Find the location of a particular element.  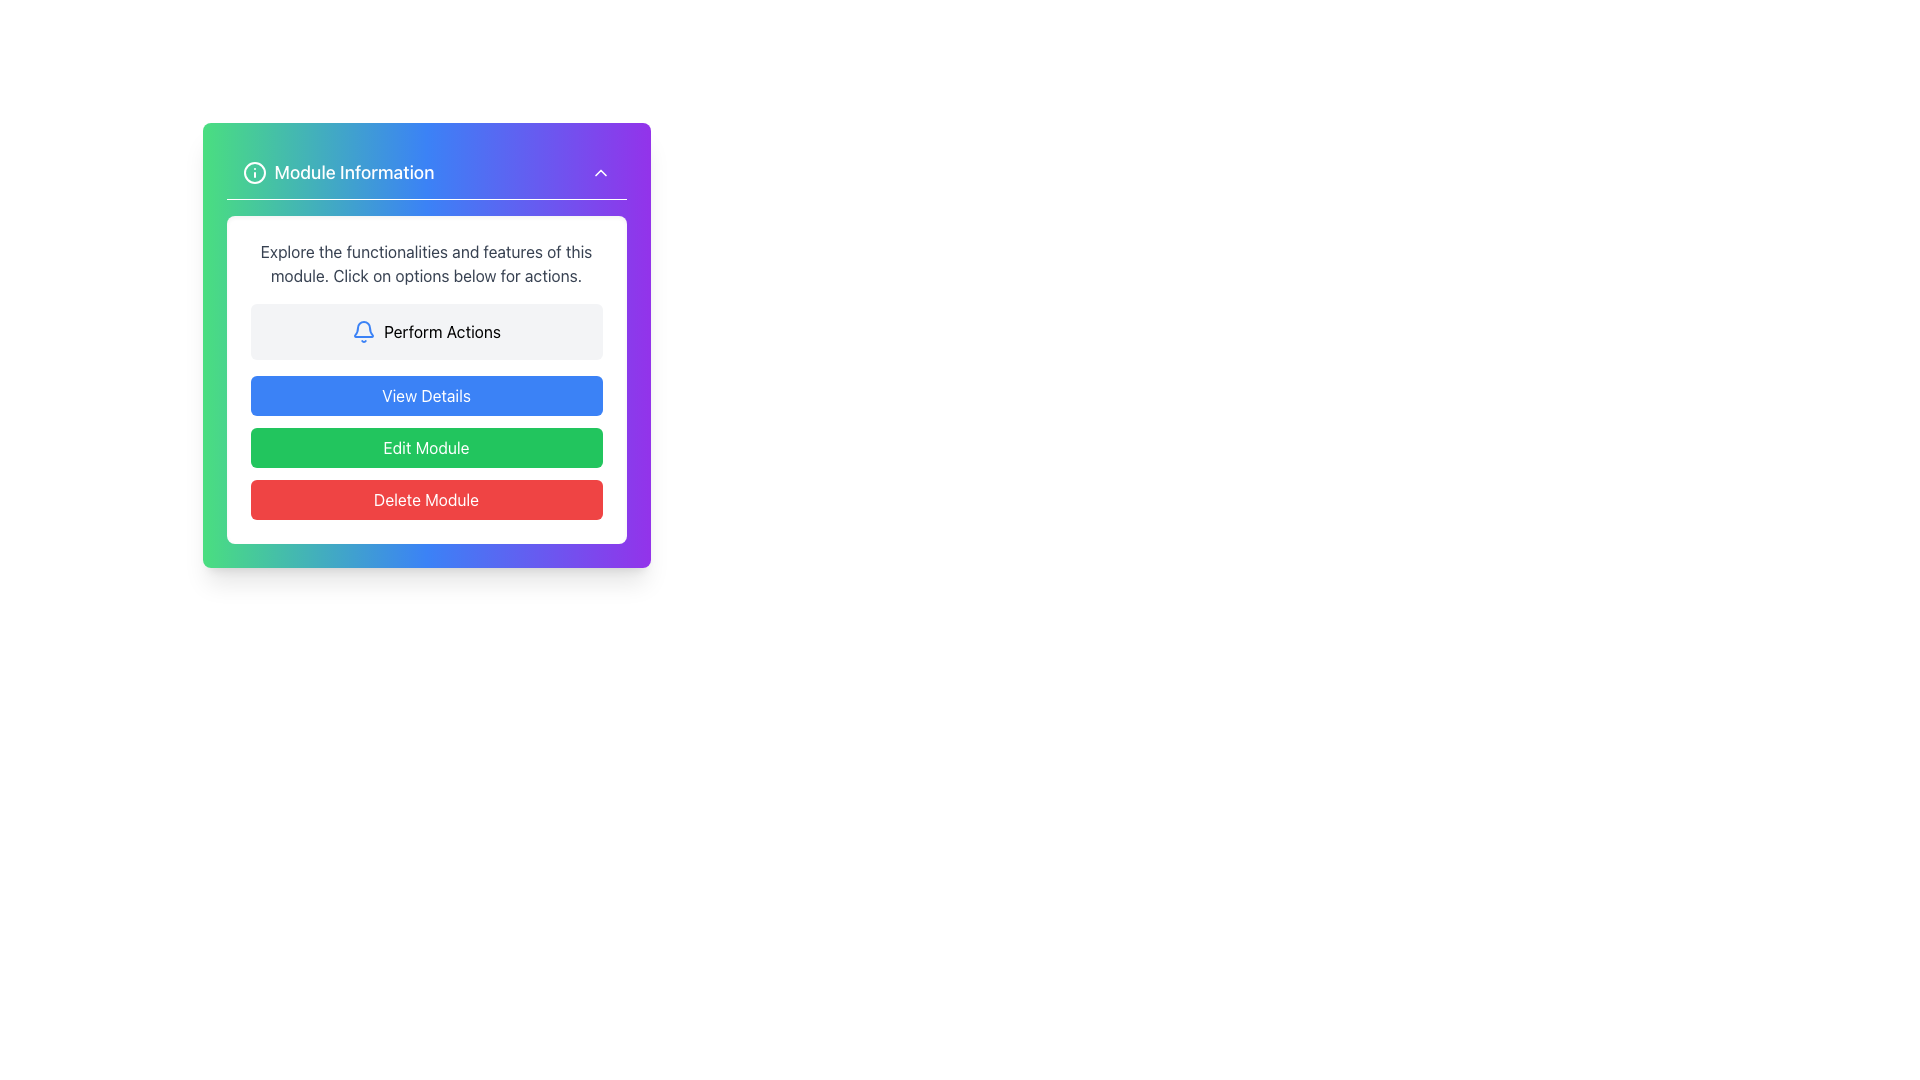

the rectangular button labeled 'Perform Actions' with a light gray background and a blue bell icon, located in the second section of the 'Module Information' card is located at coordinates (425, 344).